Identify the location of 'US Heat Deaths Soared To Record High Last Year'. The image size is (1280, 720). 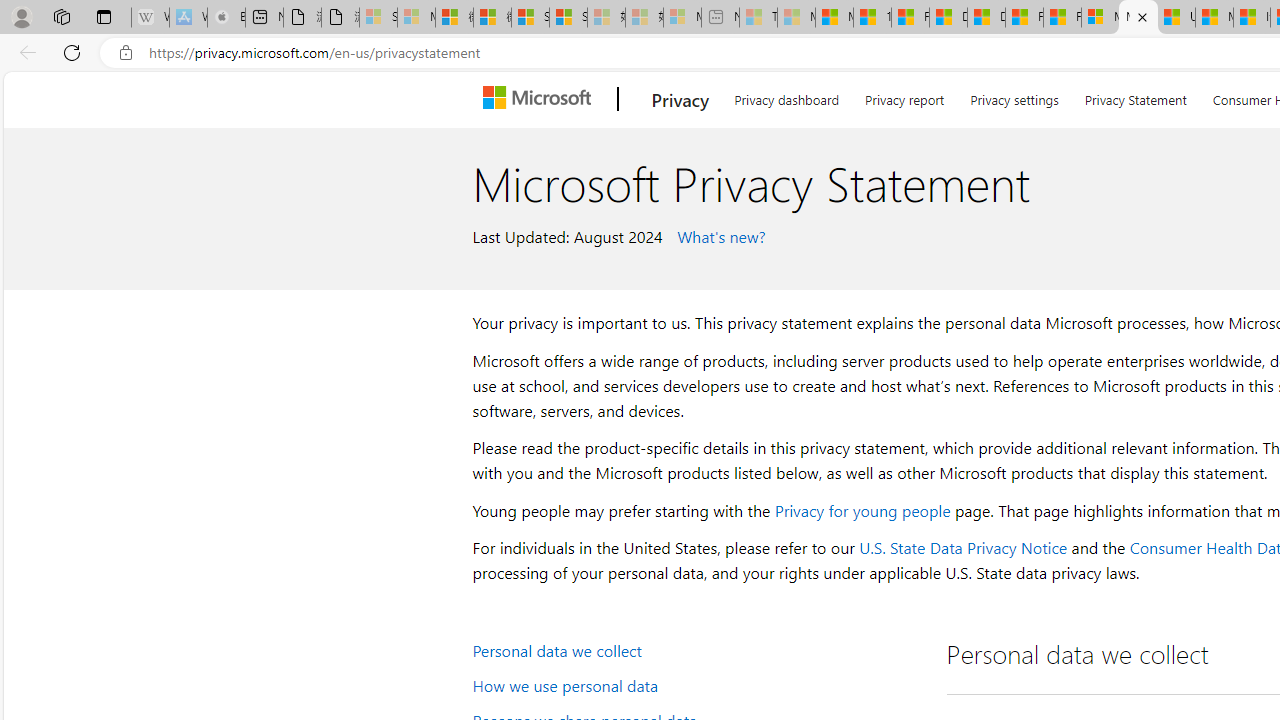
(1176, 17).